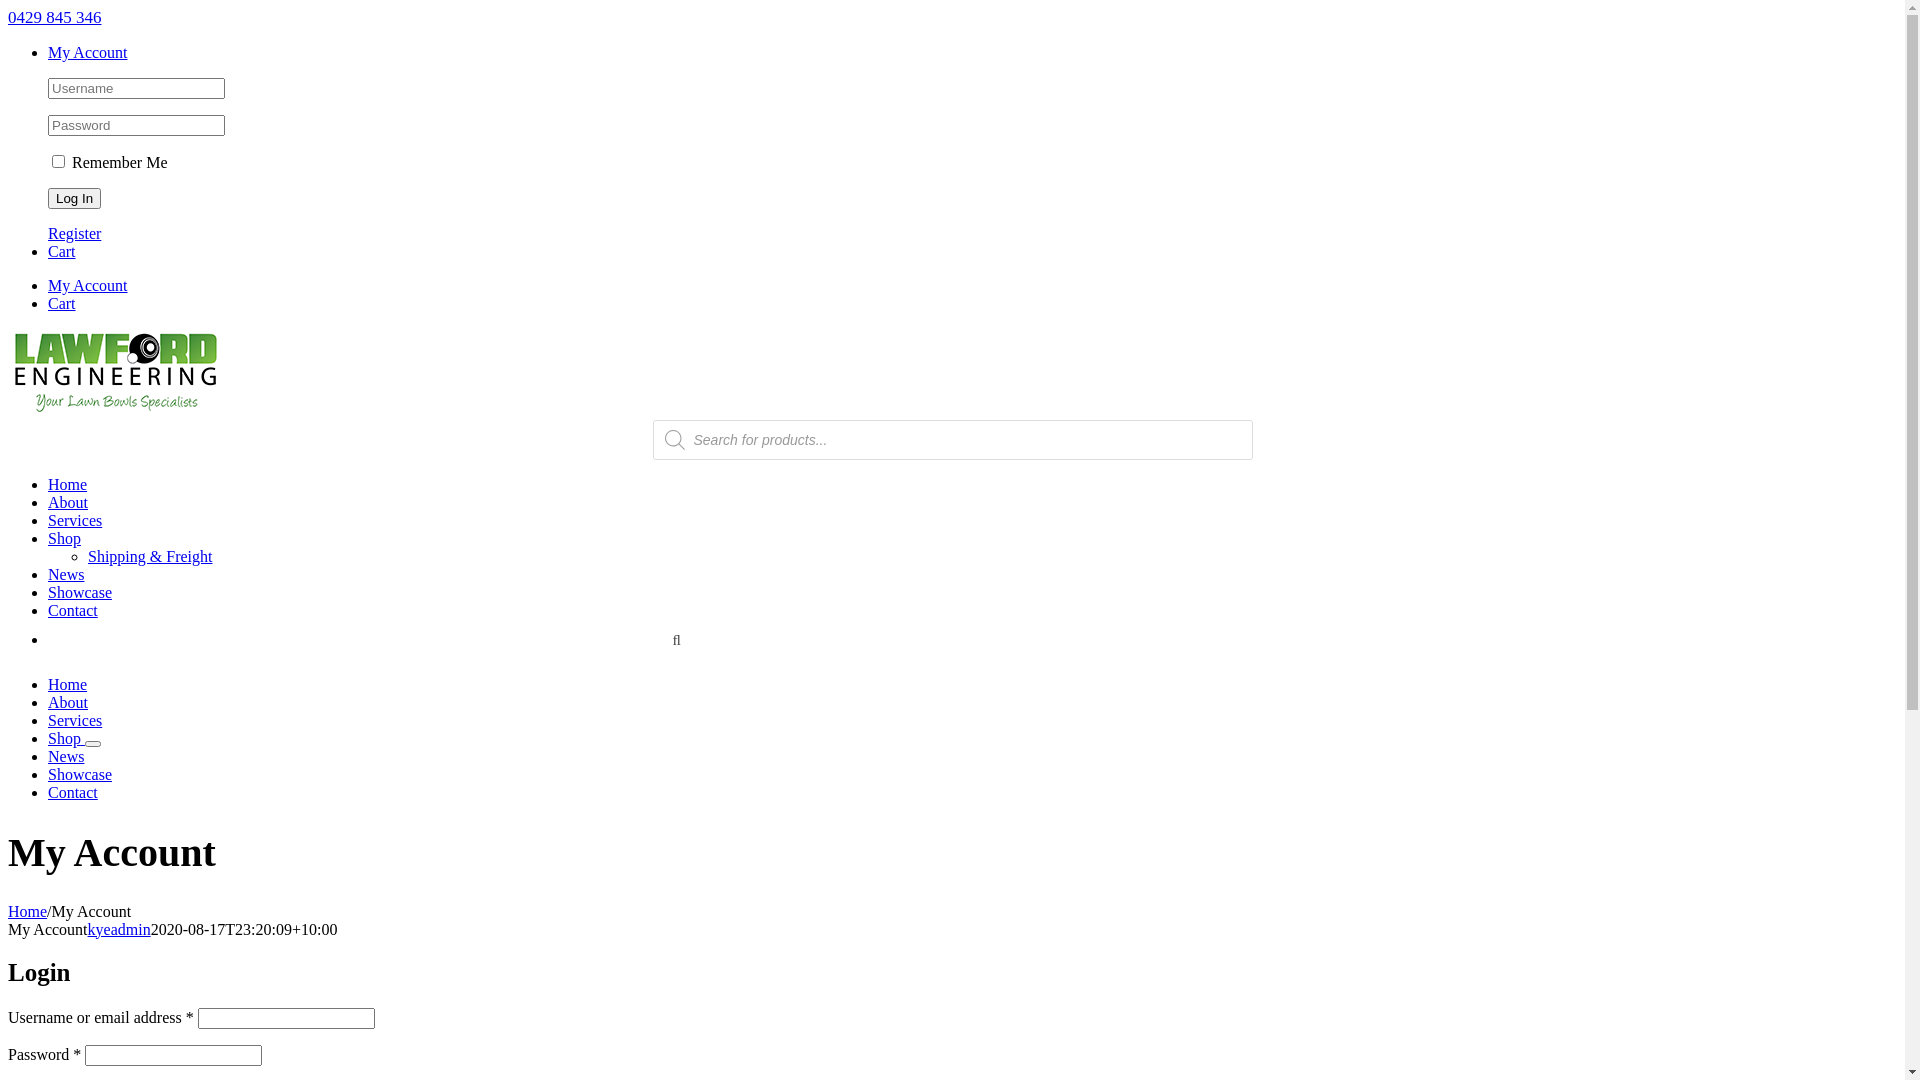 Image resolution: width=1920 pixels, height=1080 pixels. I want to click on 'My Account', so click(86, 51).